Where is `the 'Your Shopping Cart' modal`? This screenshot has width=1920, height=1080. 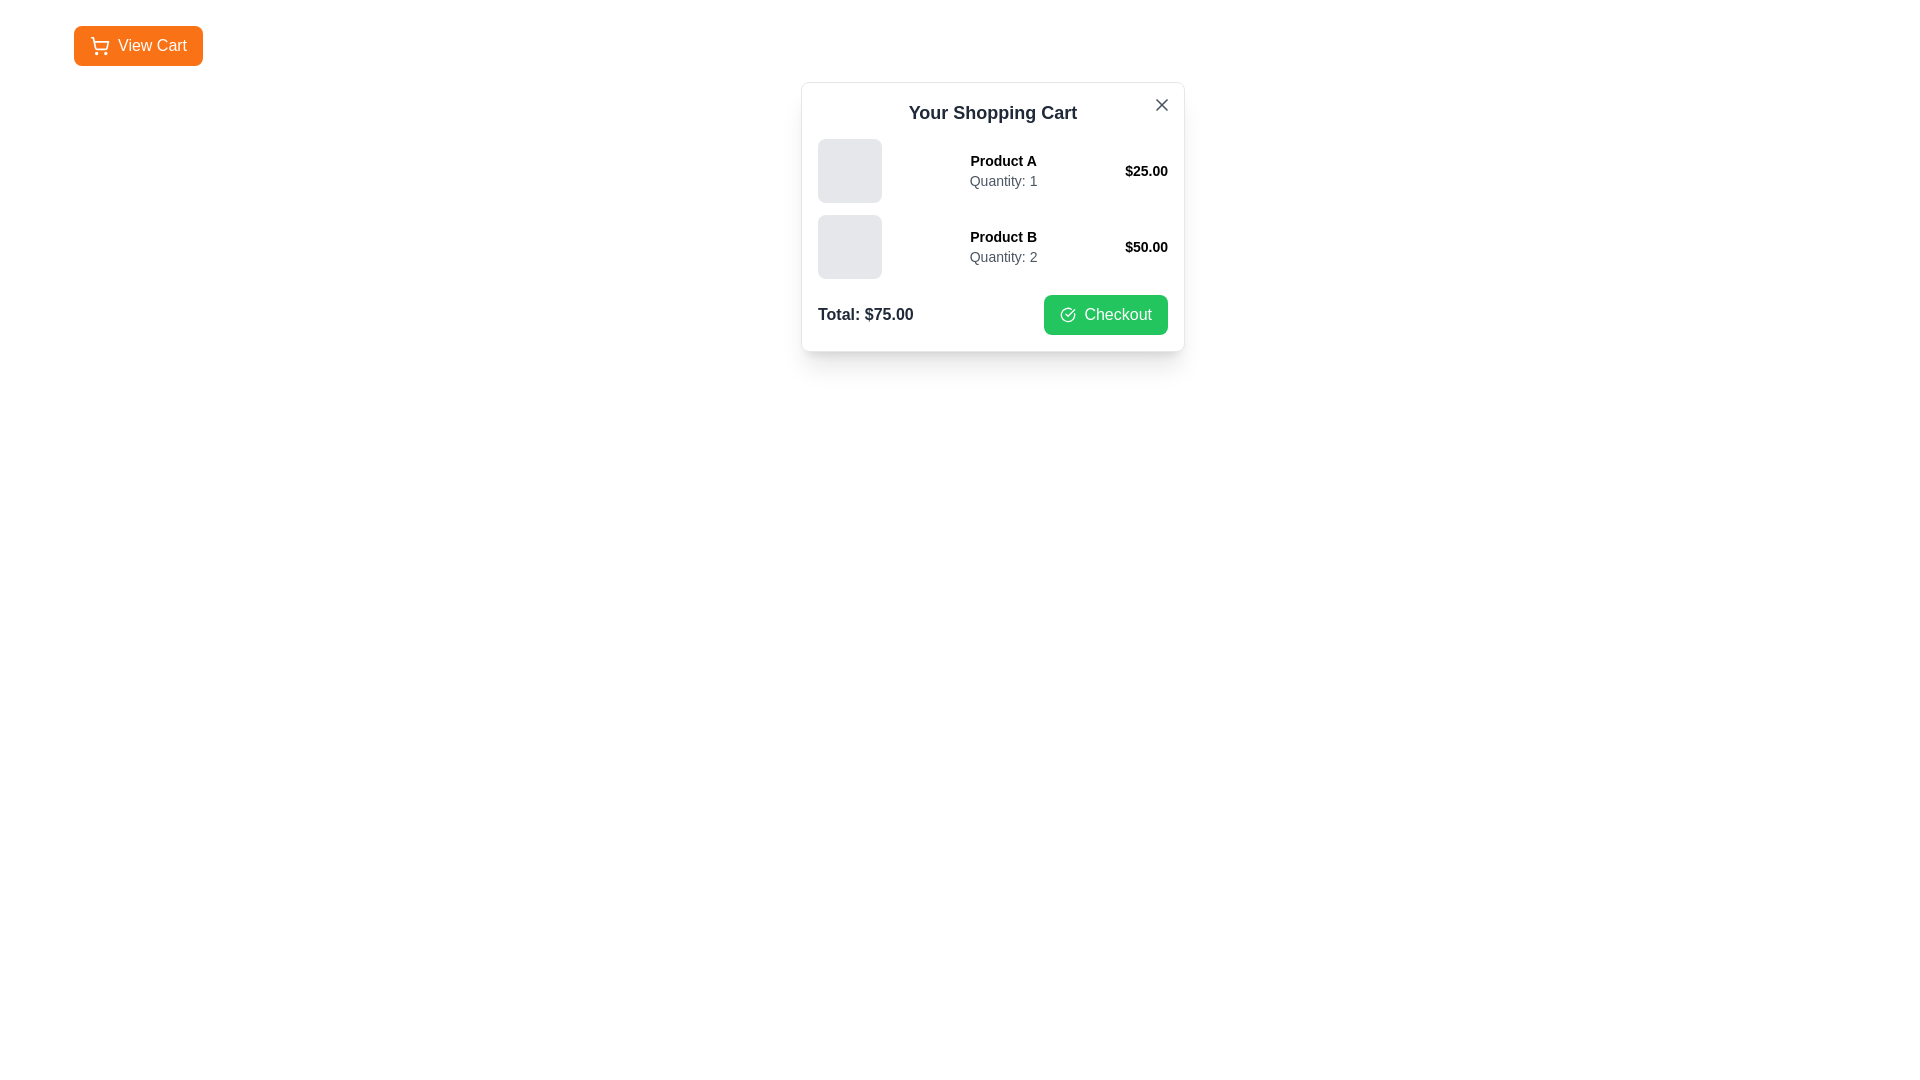 the 'Your Shopping Cart' modal is located at coordinates (993, 216).